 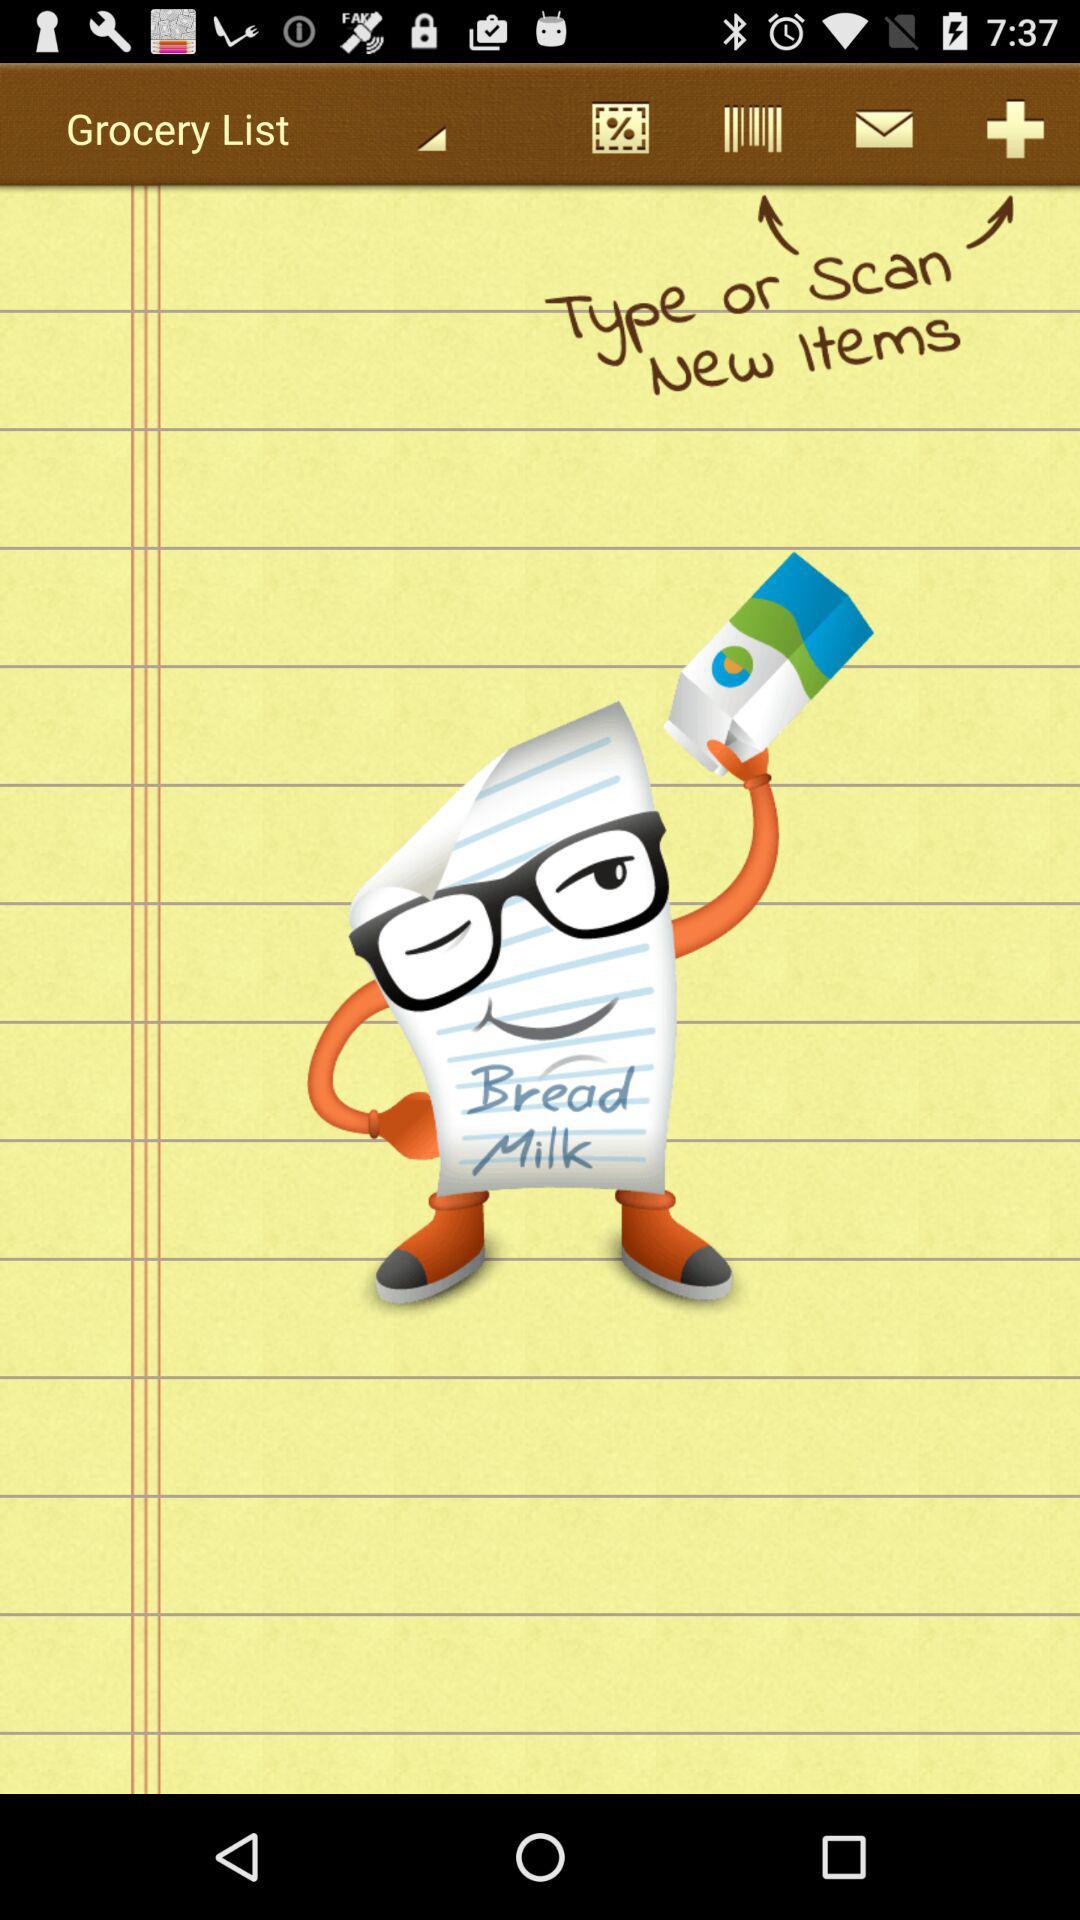 What do you see at coordinates (619, 136) in the screenshot?
I see `the date_range icon` at bounding box center [619, 136].